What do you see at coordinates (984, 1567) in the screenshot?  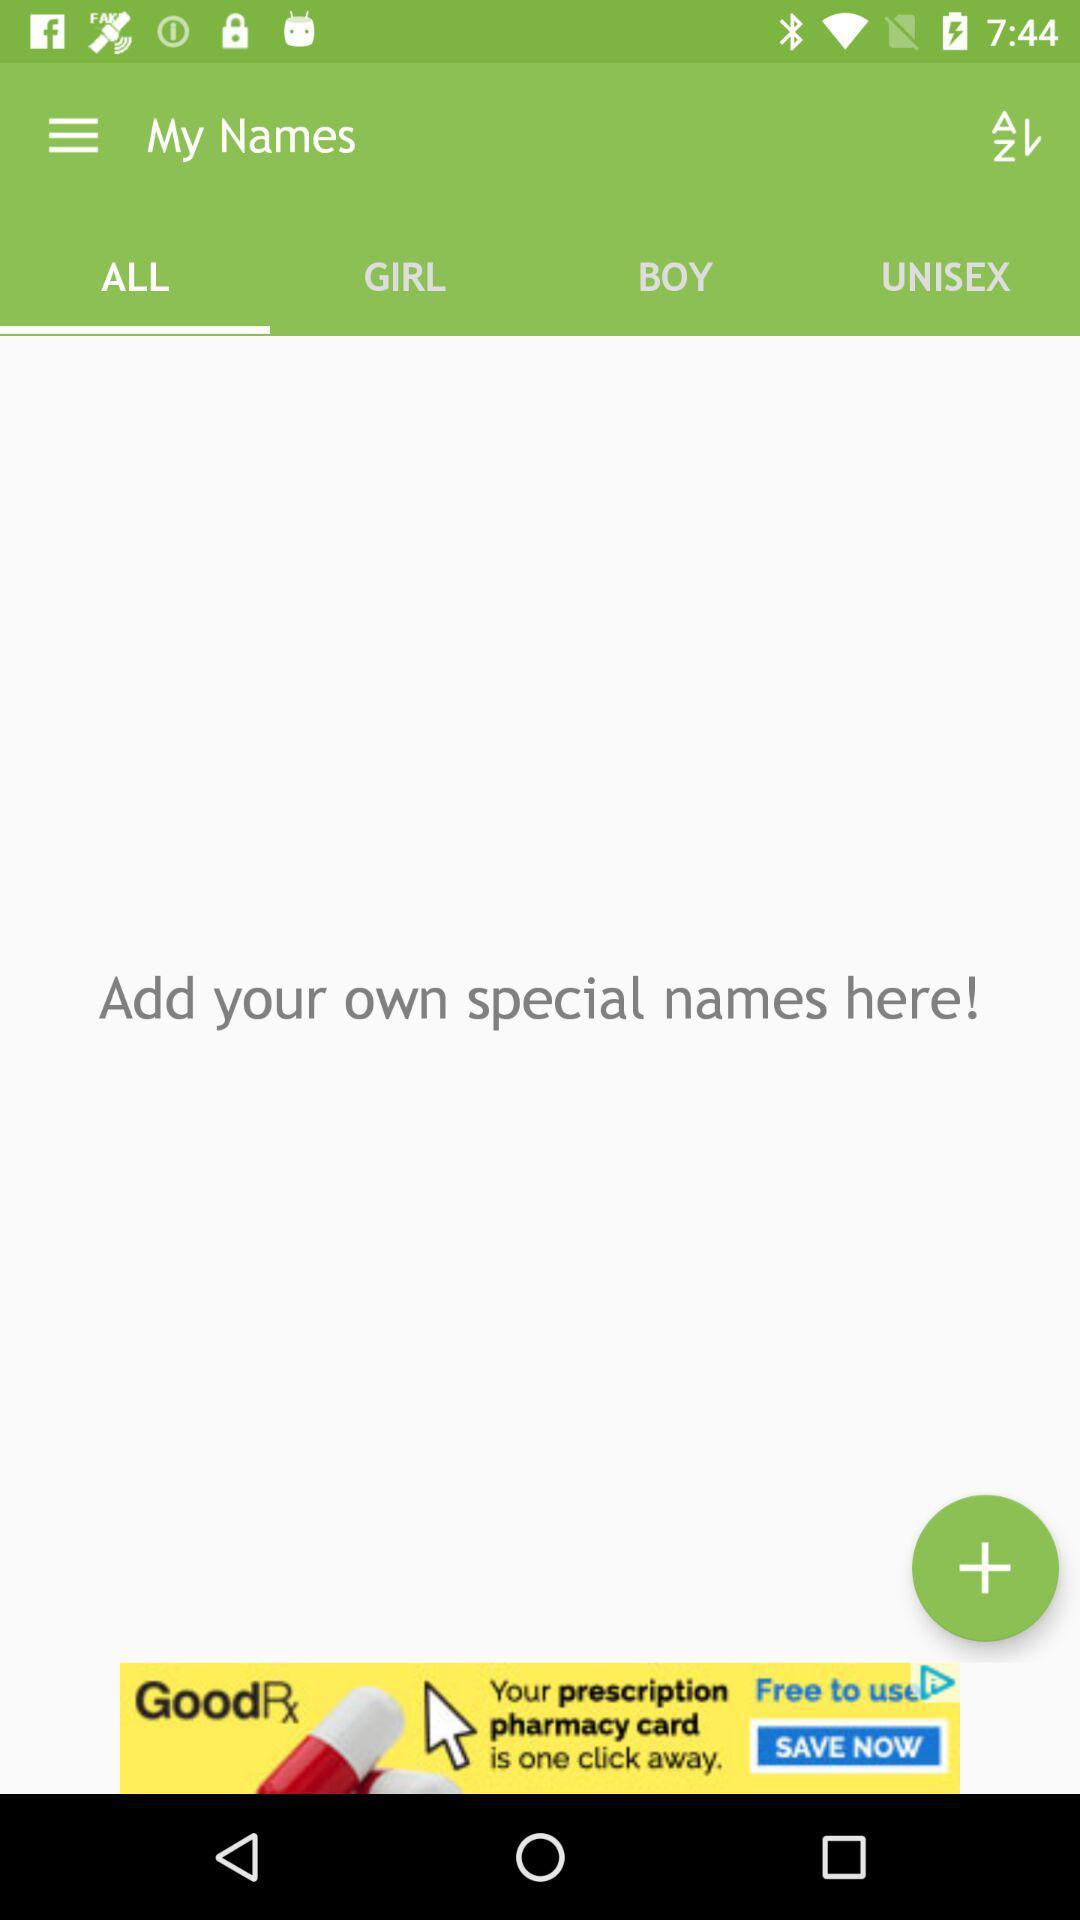 I see `the add icon` at bounding box center [984, 1567].